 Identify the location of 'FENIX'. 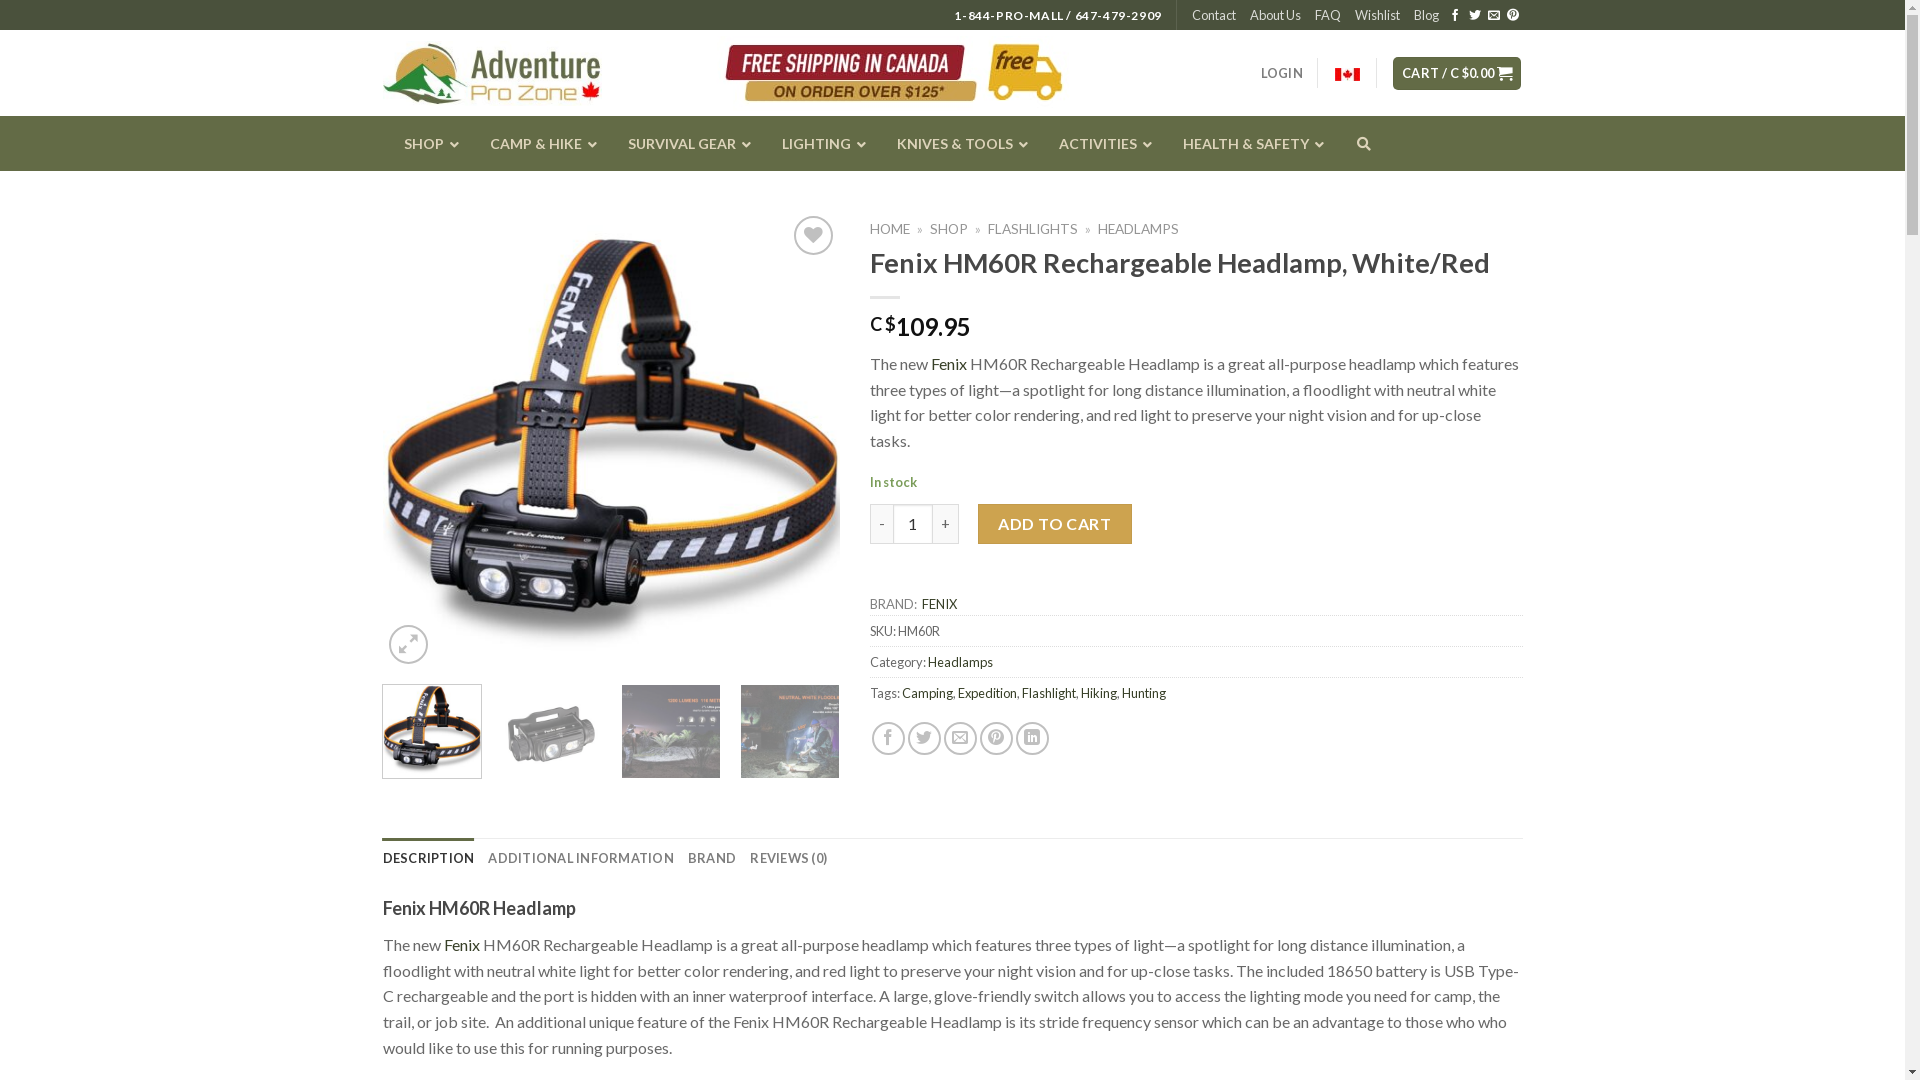
(938, 603).